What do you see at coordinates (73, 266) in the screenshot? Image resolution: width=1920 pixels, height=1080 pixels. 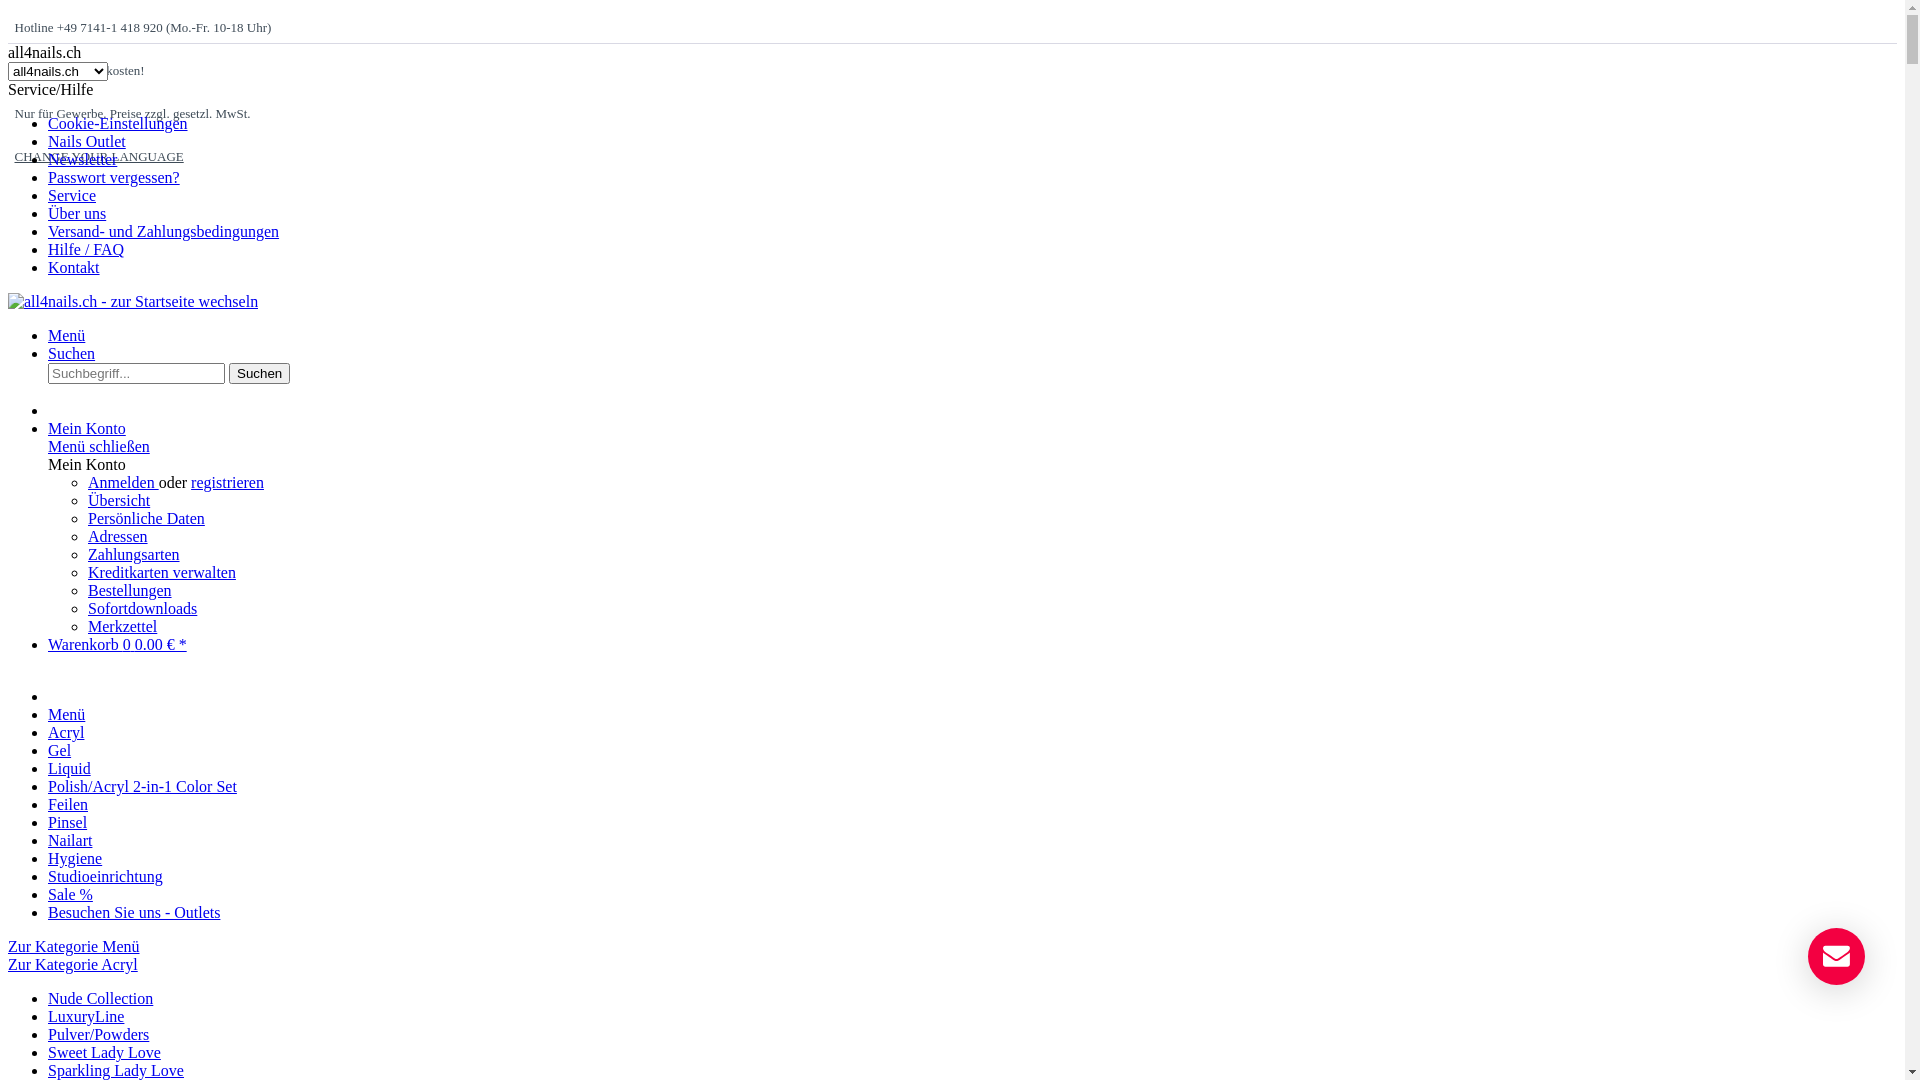 I see `'Kontakt'` at bounding box center [73, 266].